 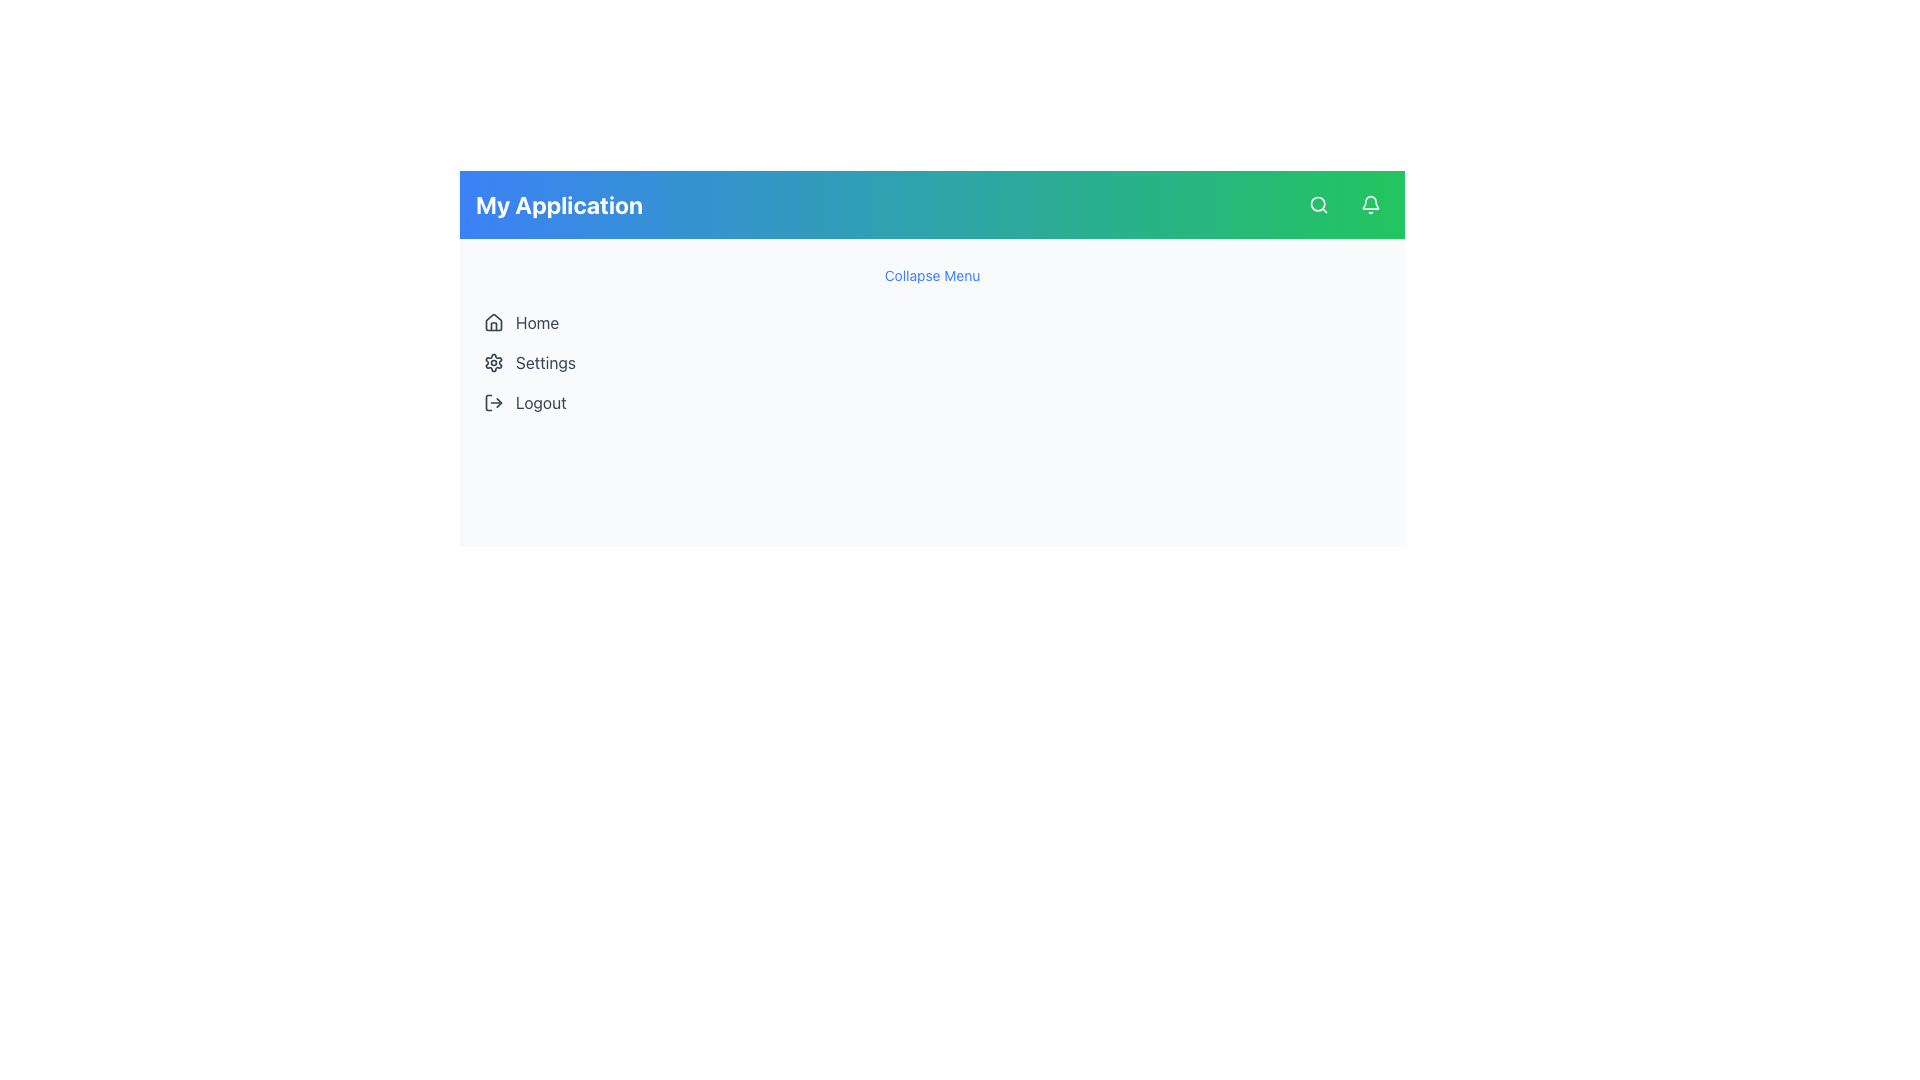 I want to click on the 'Home' navigation label in the vertical menu of 'My Application', which indicates the purpose of the associated menu option, so click(x=537, y=322).